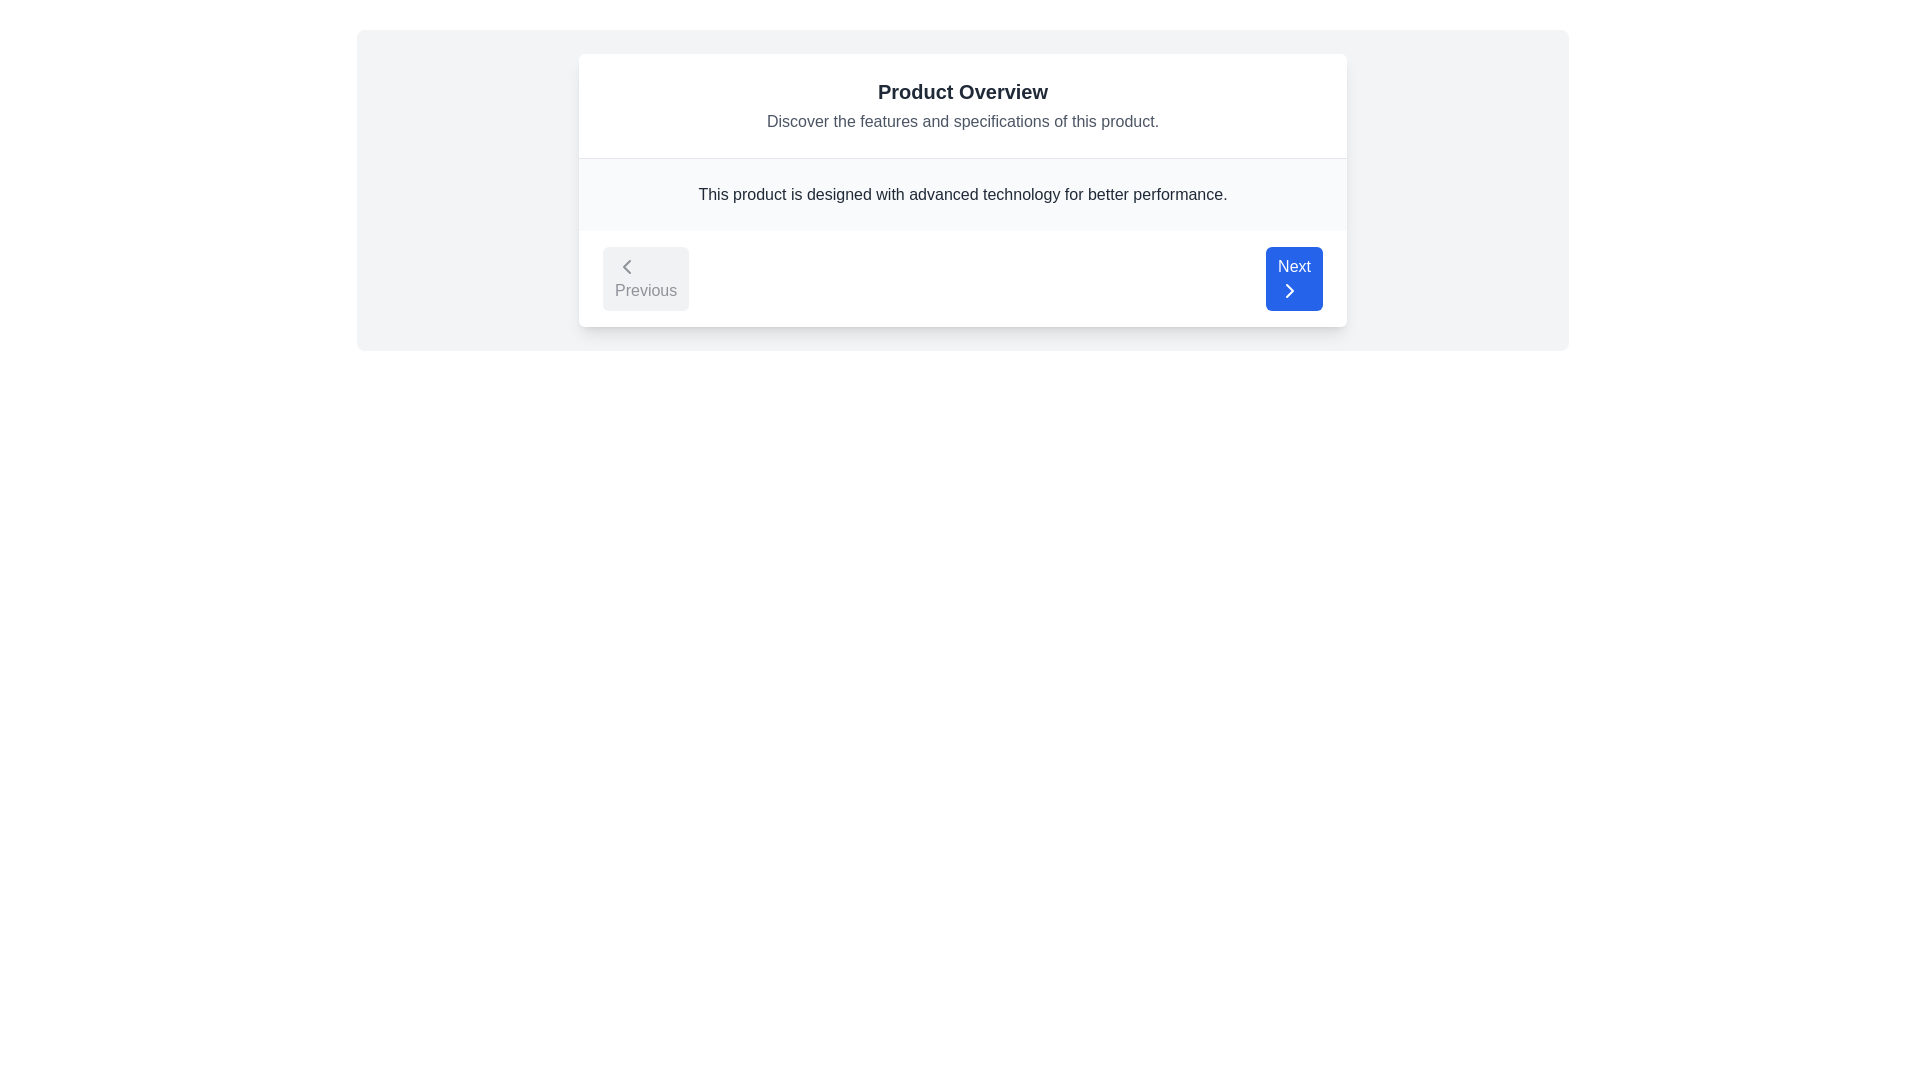 The width and height of the screenshot is (1920, 1080). What do you see at coordinates (963, 122) in the screenshot?
I see `the descriptive text block located directly under the 'Product Overview' title within the content box` at bounding box center [963, 122].